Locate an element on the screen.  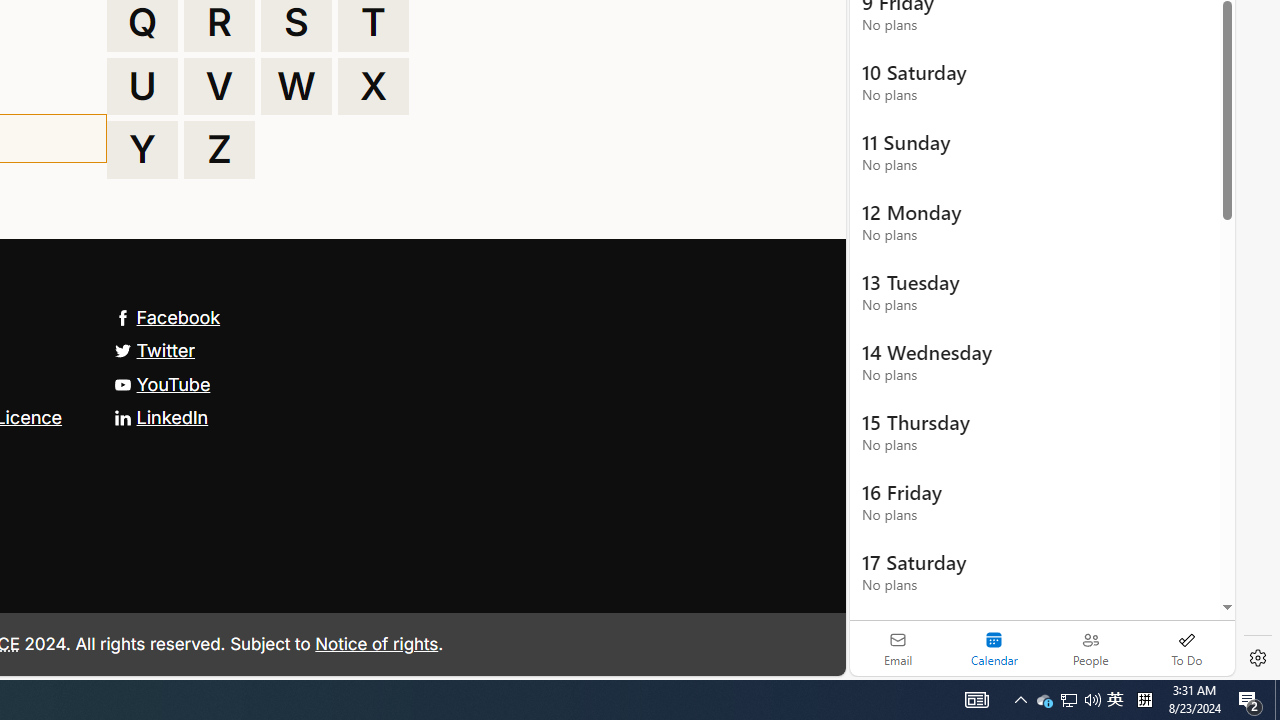
'Z' is located at coordinates (219, 149).